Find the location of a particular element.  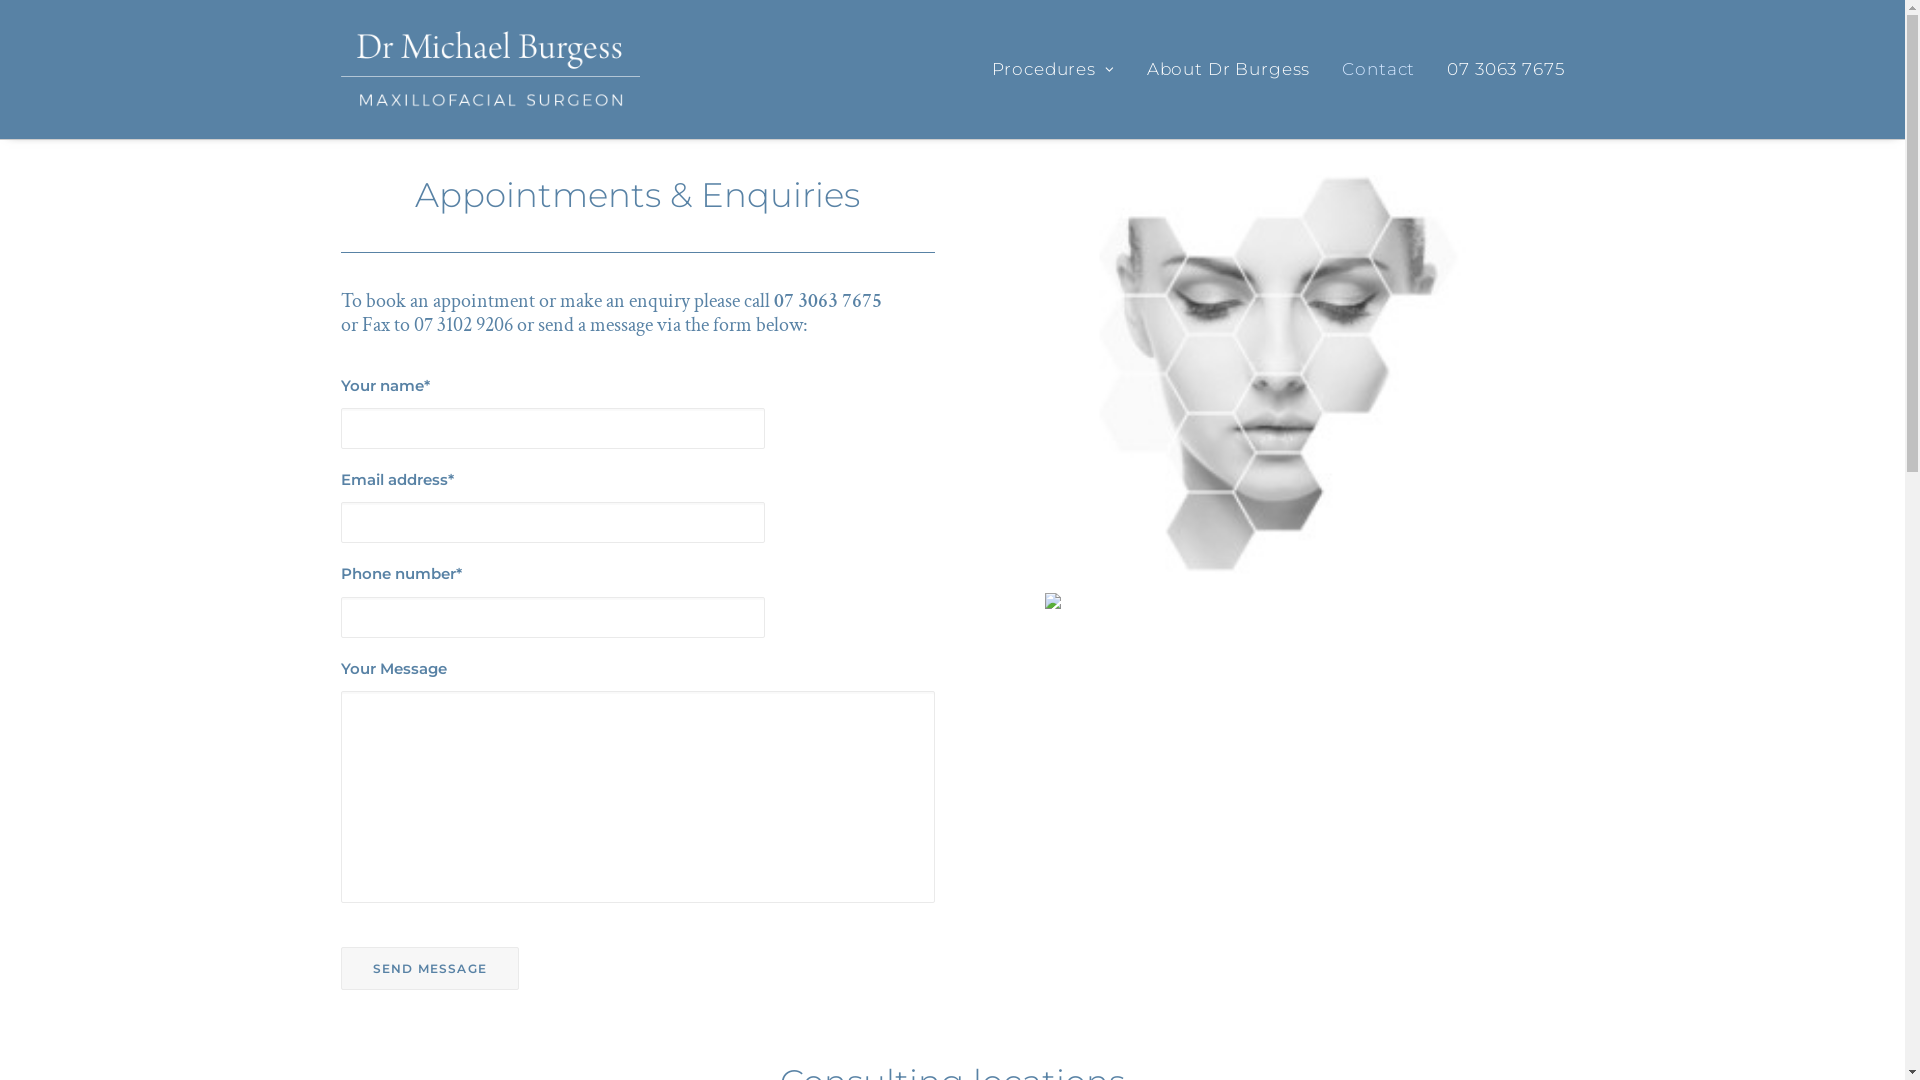

'About Dr Burgess' is located at coordinates (1132, 68).